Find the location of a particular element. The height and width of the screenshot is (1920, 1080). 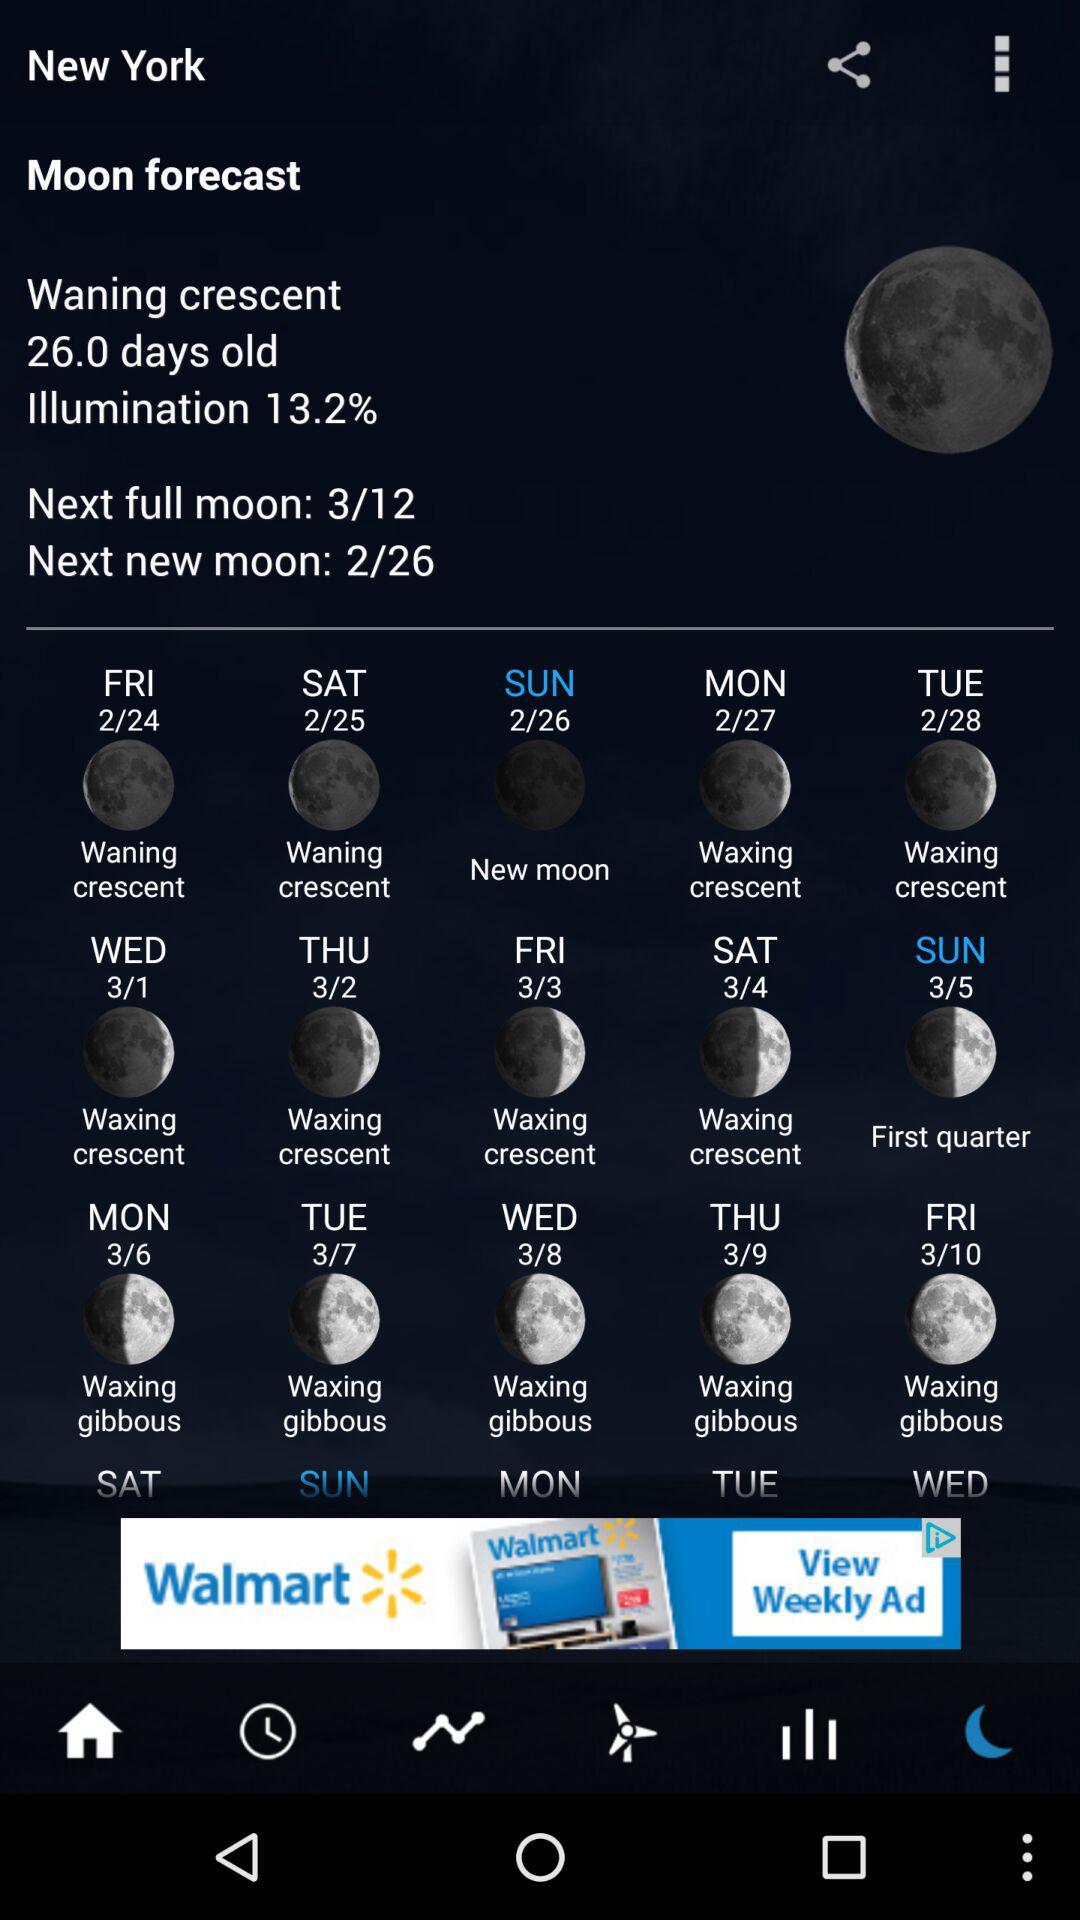

wind forecast is located at coordinates (628, 1728).